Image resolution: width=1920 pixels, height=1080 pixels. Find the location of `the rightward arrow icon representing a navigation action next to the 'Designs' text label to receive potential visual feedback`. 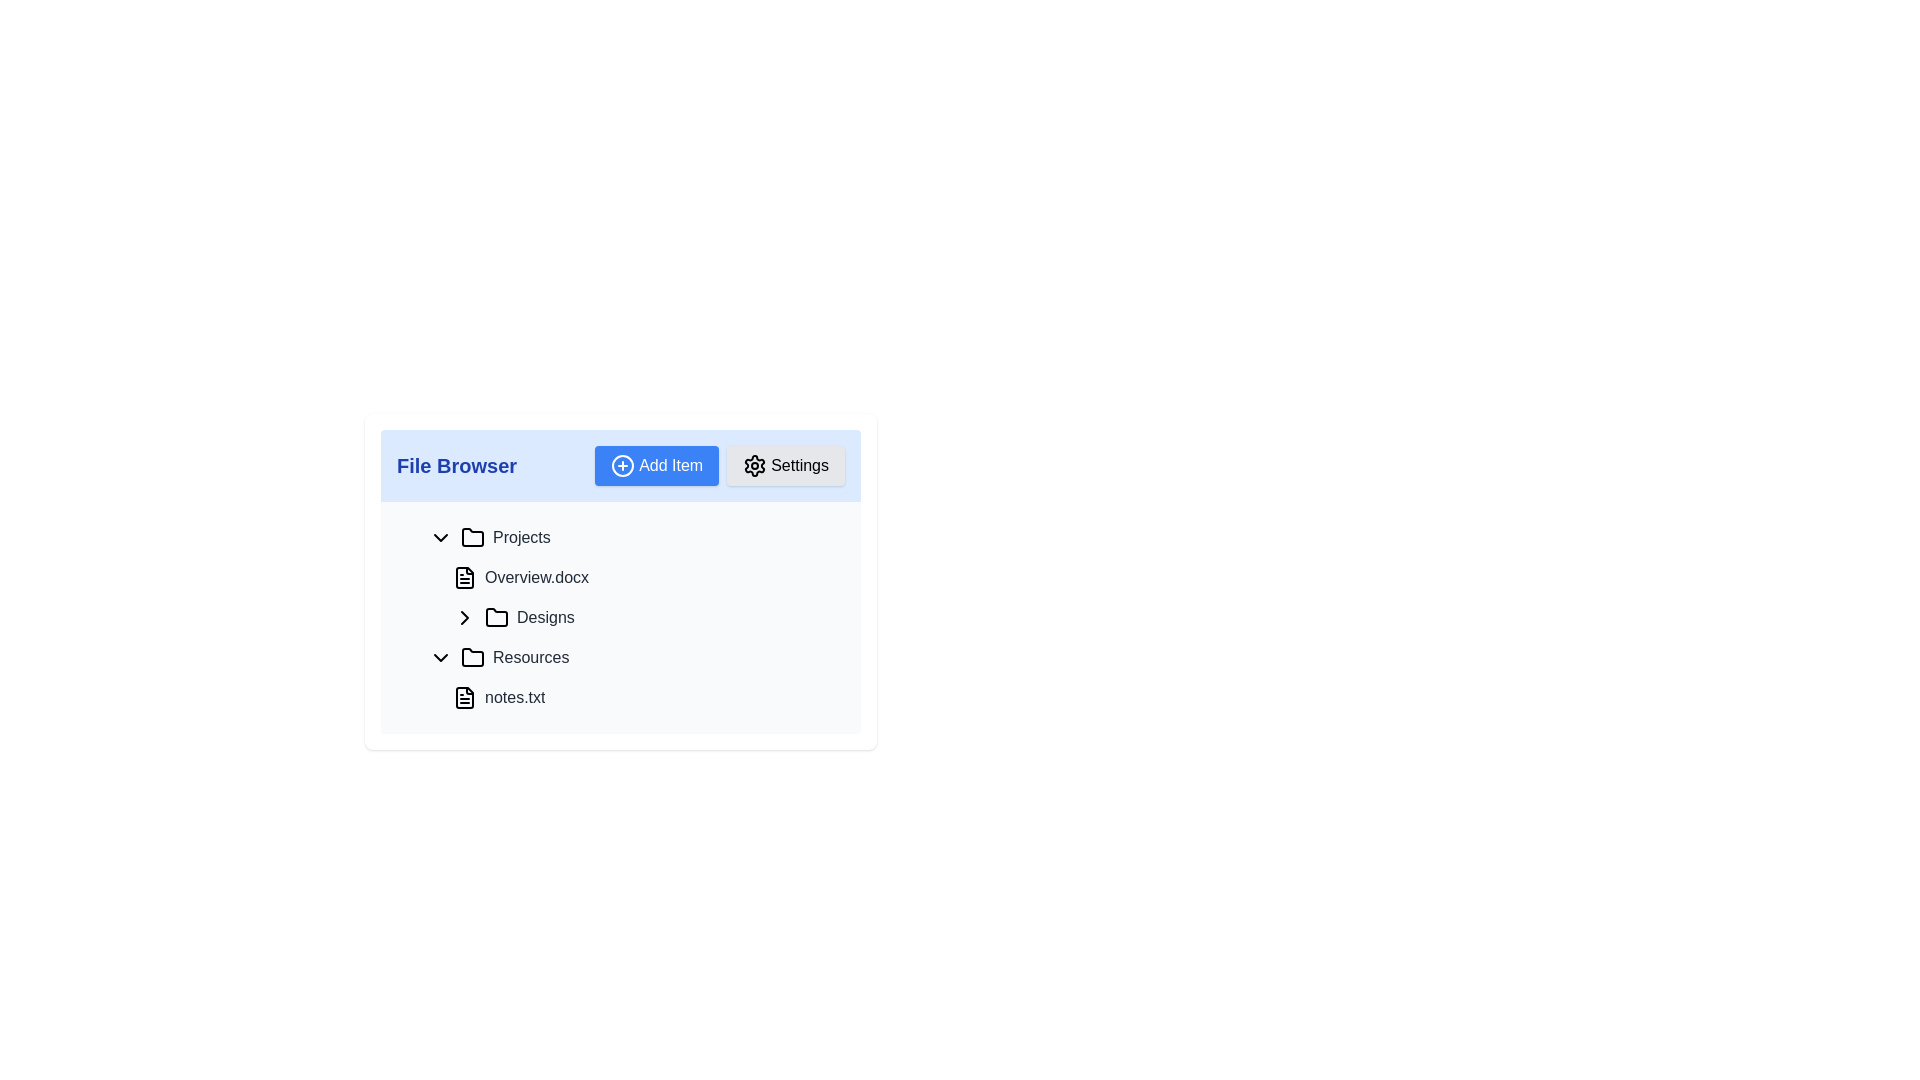

the rightward arrow icon representing a navigation action next to the 'Designs' text label to receive potential visual feedback is located at coordinates (464, 616).